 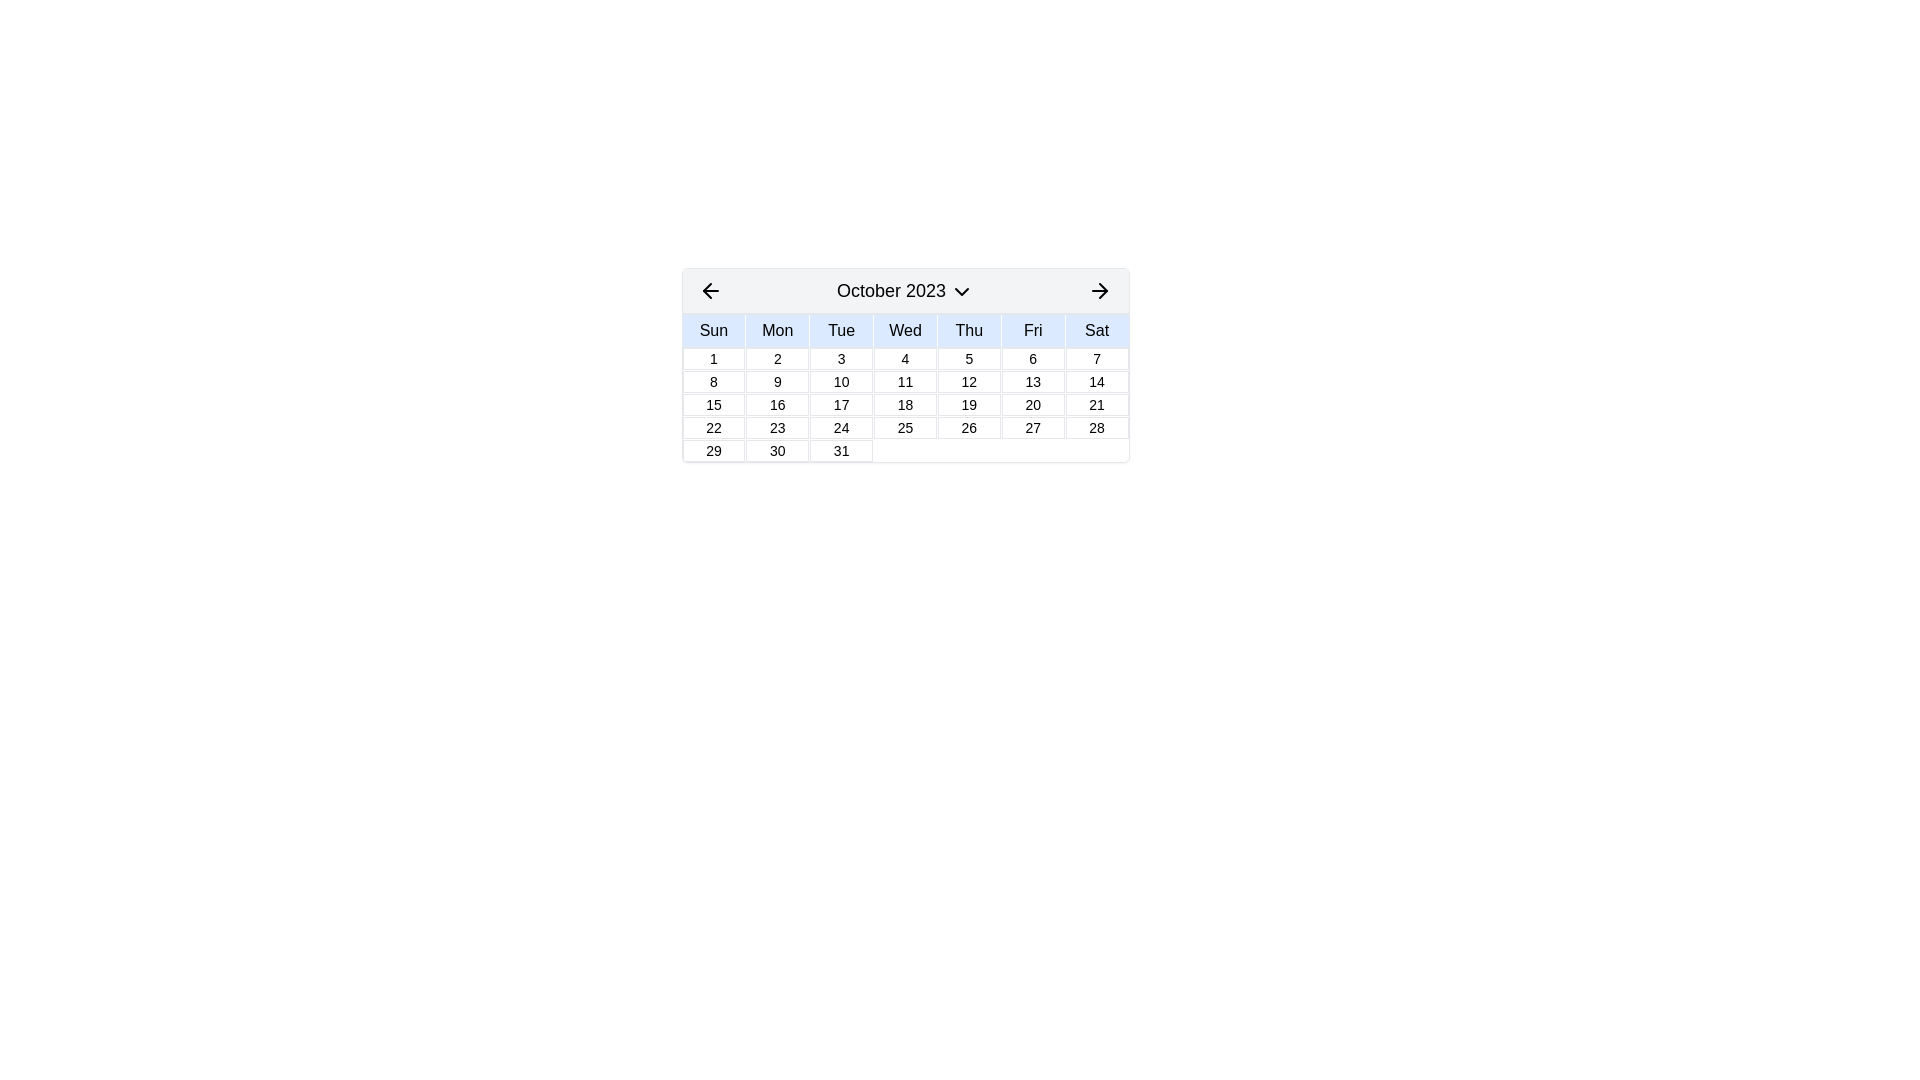 I want to click on the white rectangular label displaying '12', located in the second row and fifth column of the calendar grid, representing Thursday, October 12, so click(x=969, y=381).